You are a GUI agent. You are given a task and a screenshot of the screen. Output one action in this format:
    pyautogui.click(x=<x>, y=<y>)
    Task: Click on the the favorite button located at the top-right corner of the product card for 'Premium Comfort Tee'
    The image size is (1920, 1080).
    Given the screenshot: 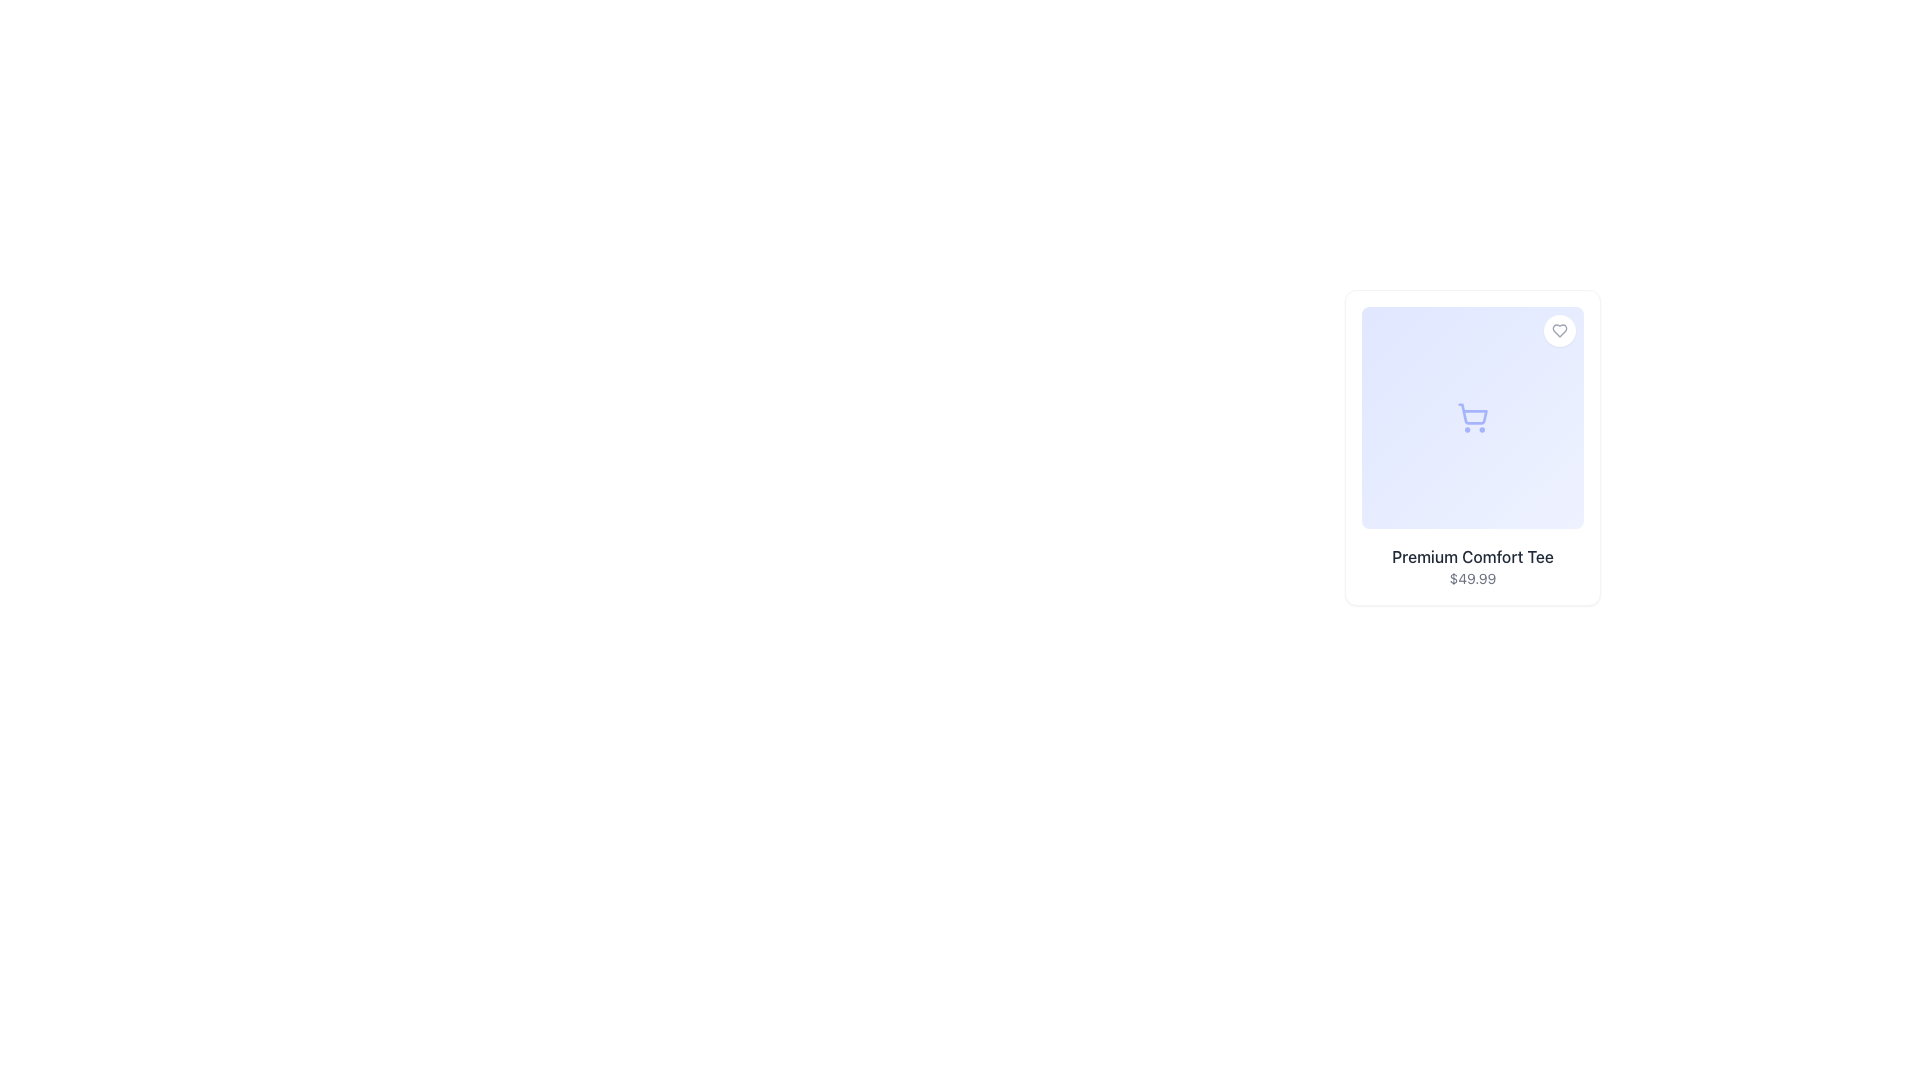 What is the action you would take?
    pyautogui.click(x=1559, y=330)
    